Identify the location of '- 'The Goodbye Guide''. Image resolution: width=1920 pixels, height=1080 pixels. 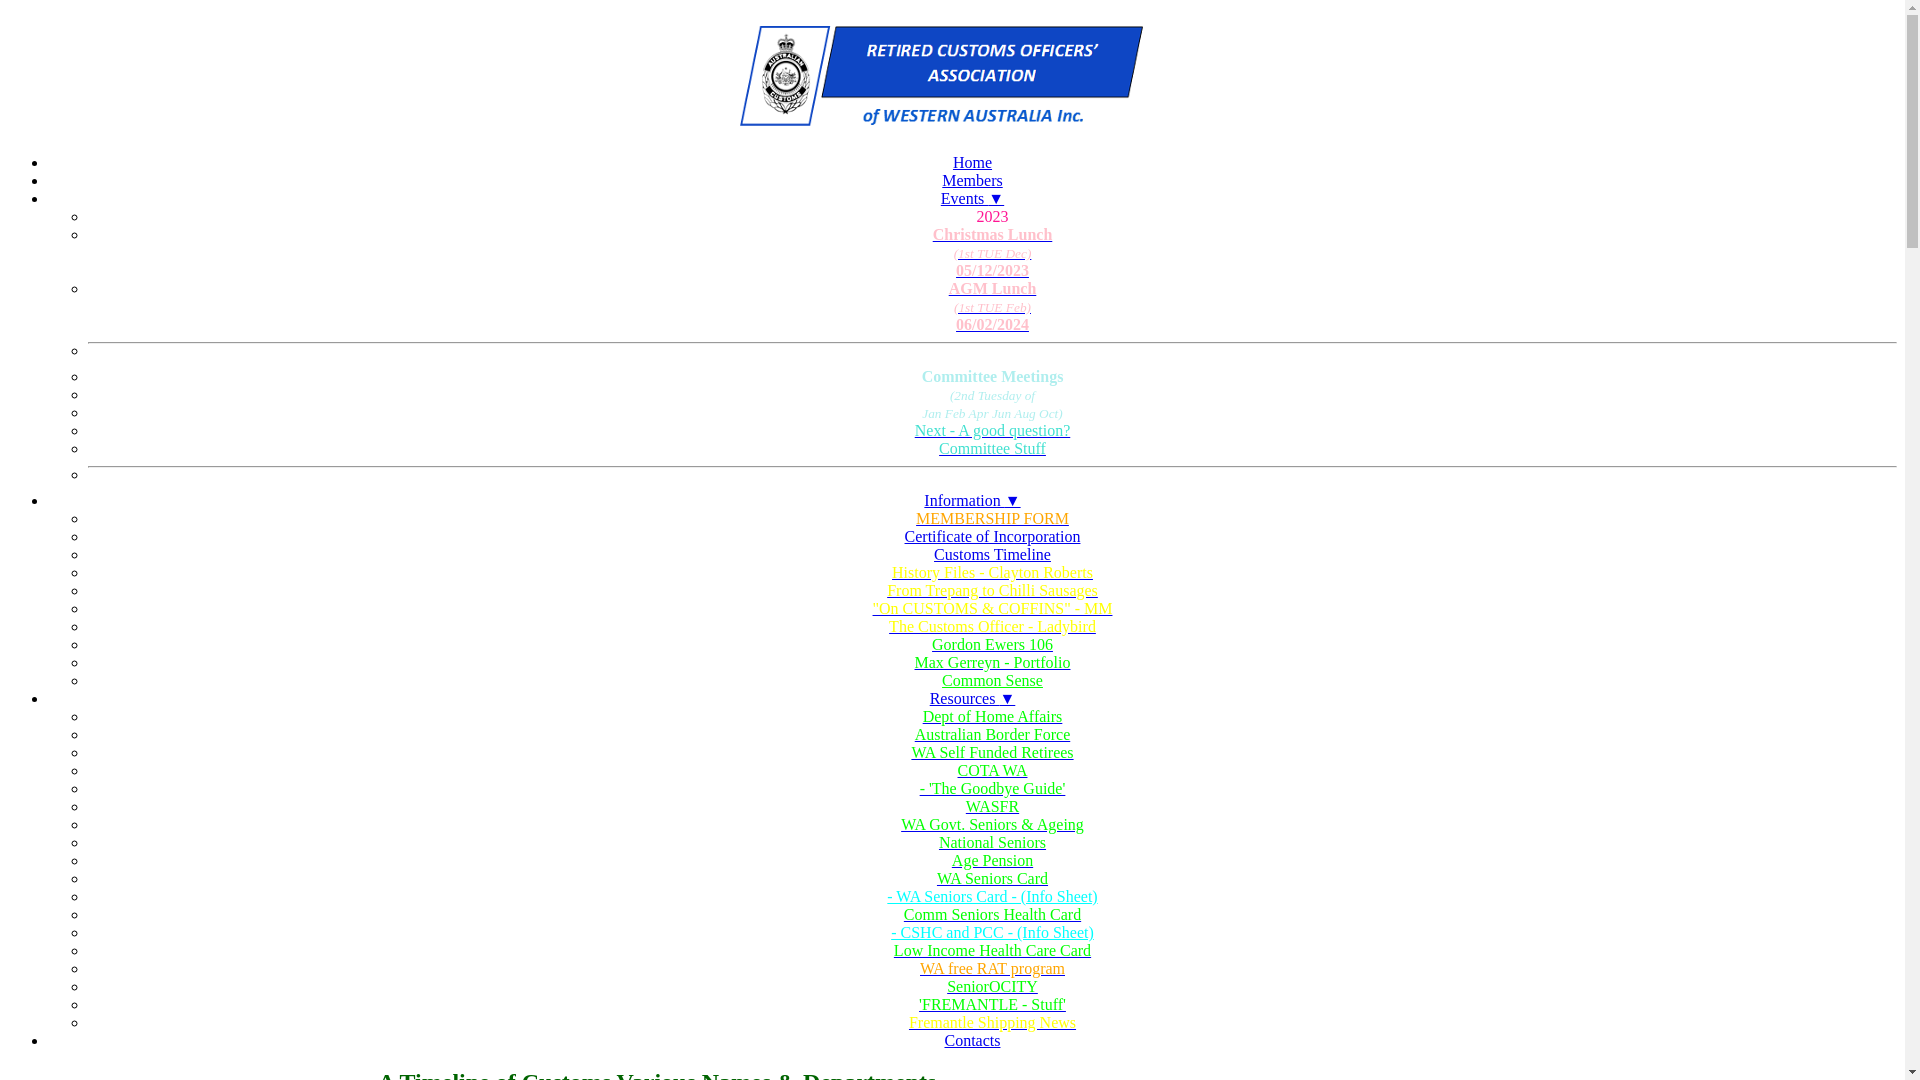
(992, 788).